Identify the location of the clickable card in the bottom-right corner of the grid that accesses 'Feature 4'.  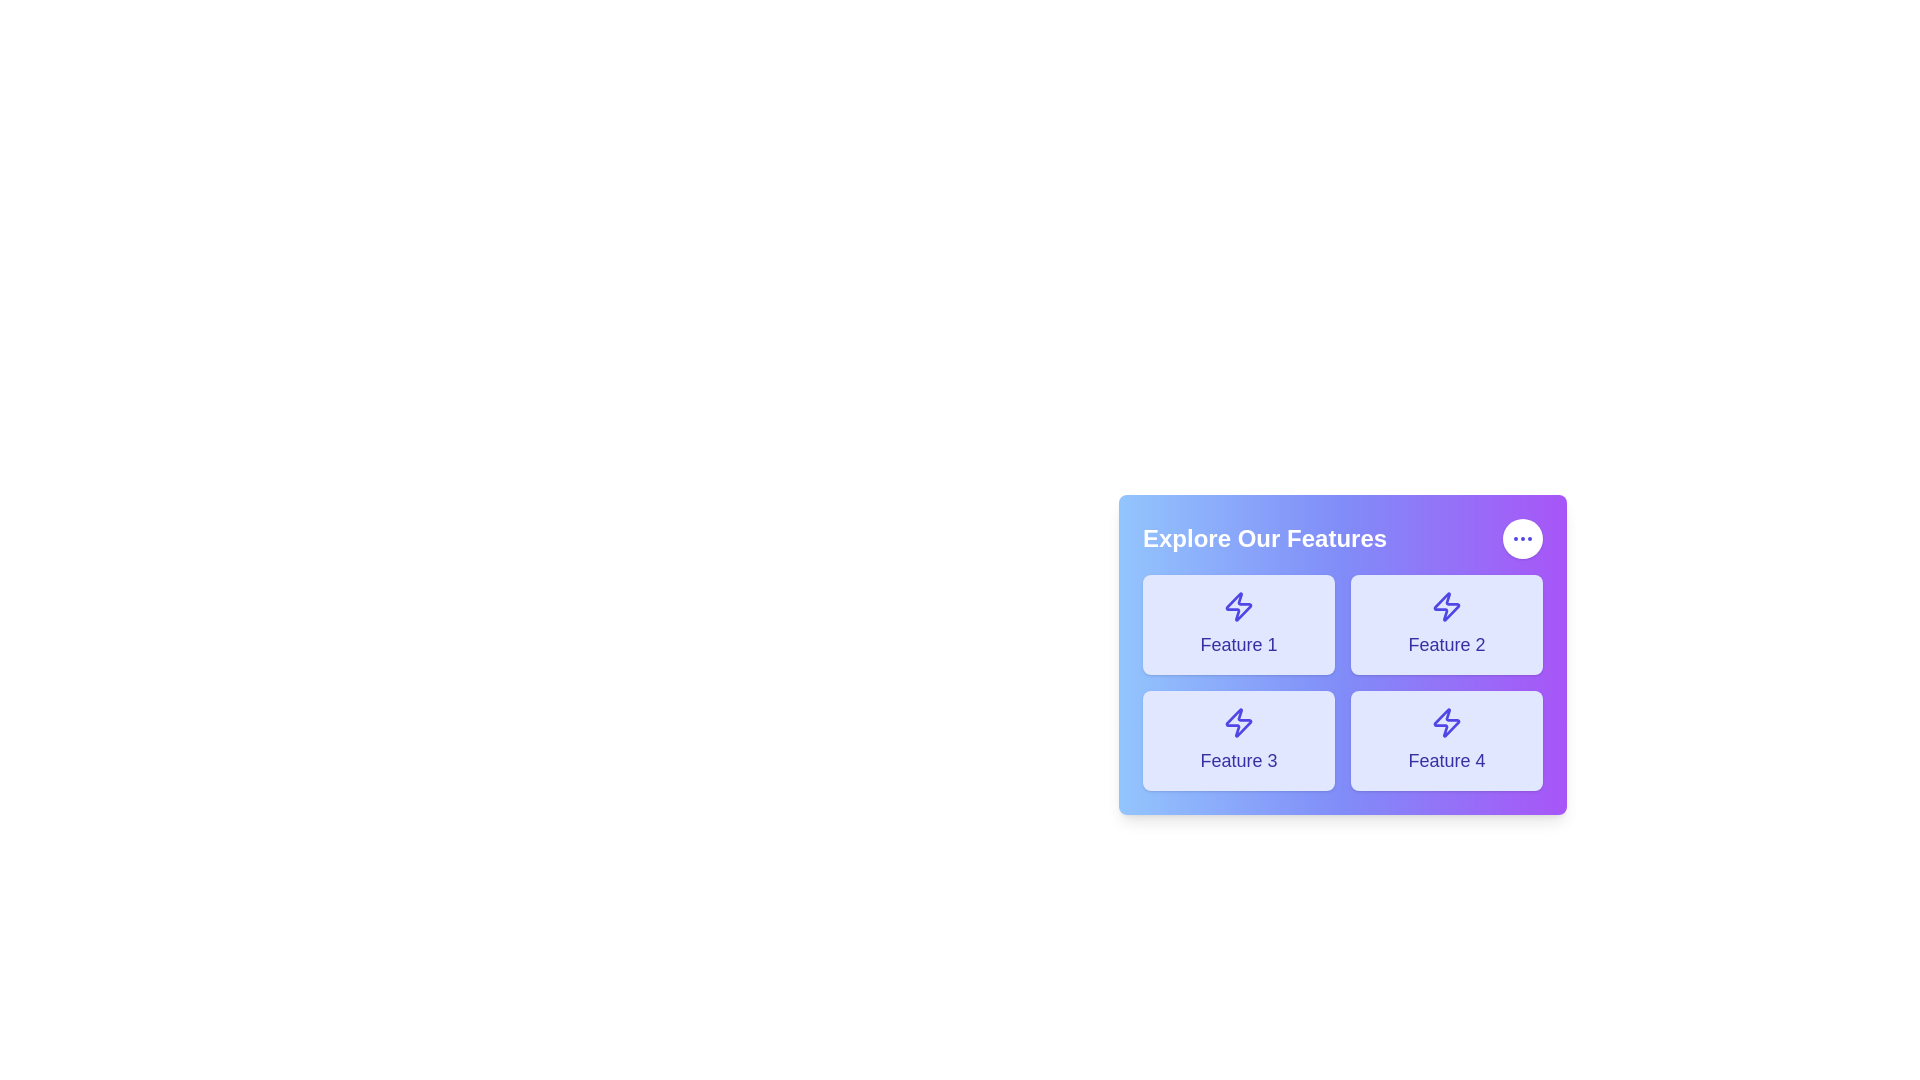
(1446, 740).